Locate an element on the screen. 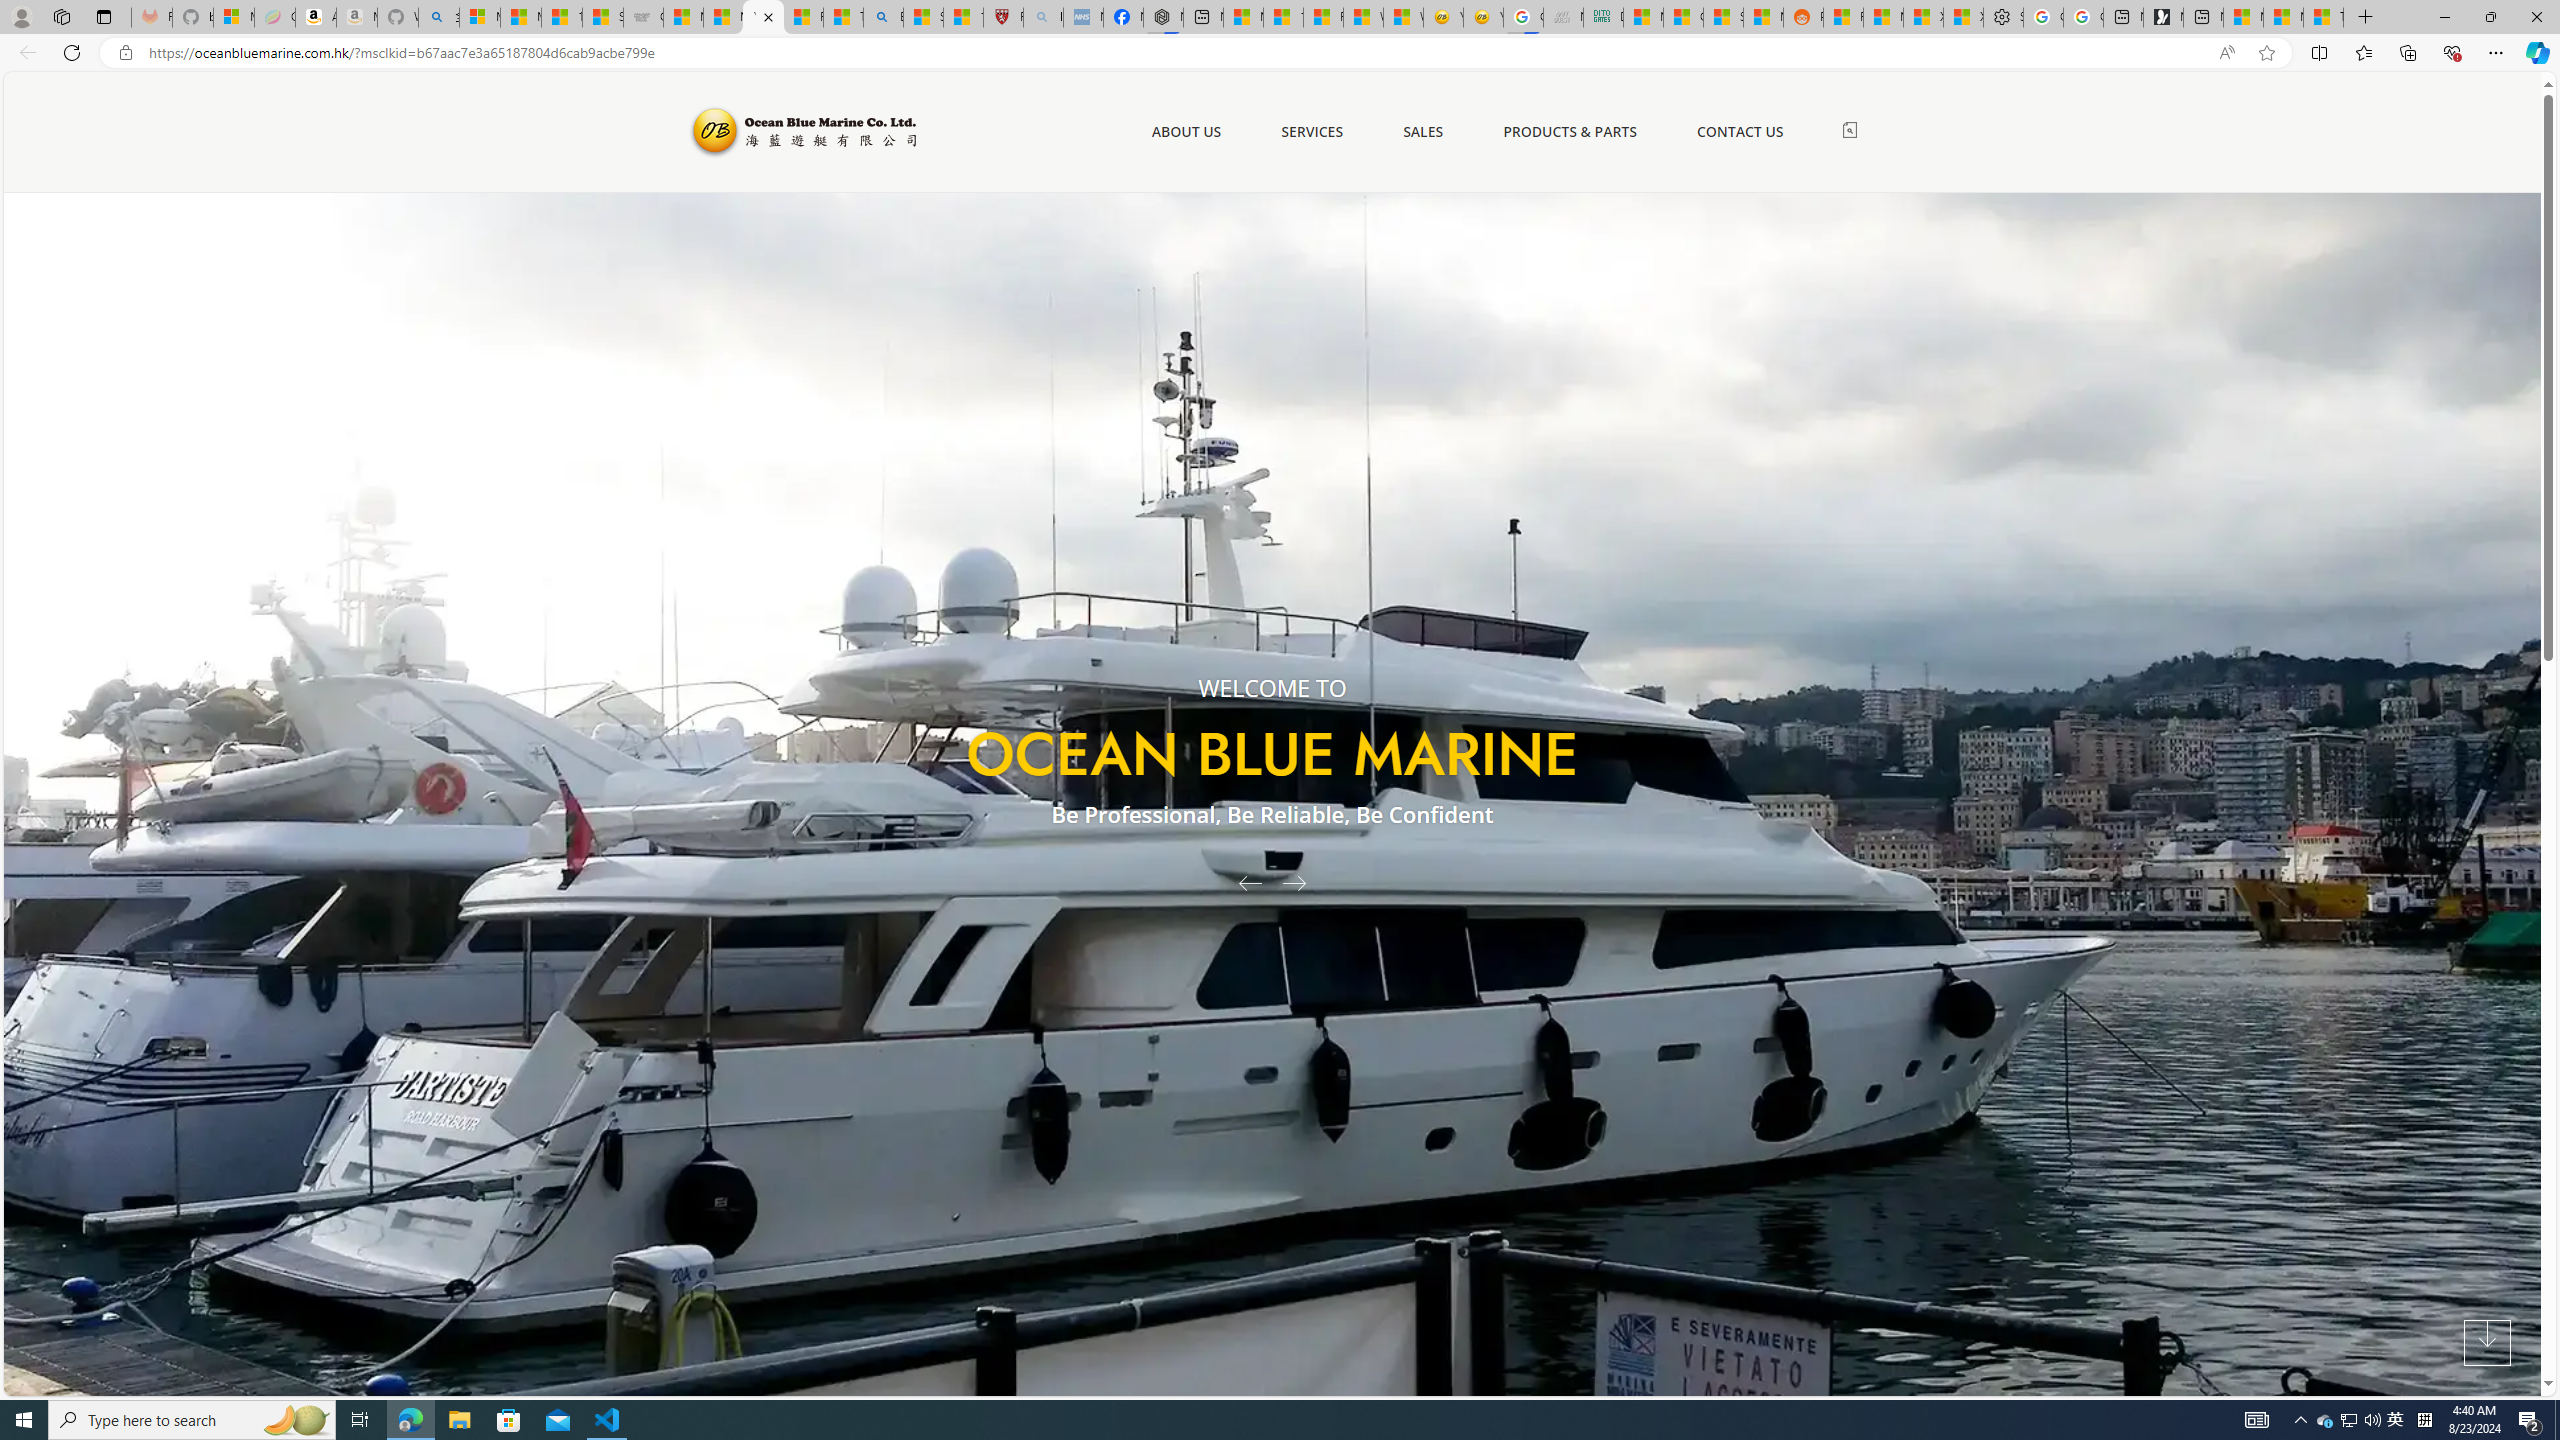 The width and height of the screenshot is (2560, 1440). 'ABOUT US' is located at coordinates (1186, 130).